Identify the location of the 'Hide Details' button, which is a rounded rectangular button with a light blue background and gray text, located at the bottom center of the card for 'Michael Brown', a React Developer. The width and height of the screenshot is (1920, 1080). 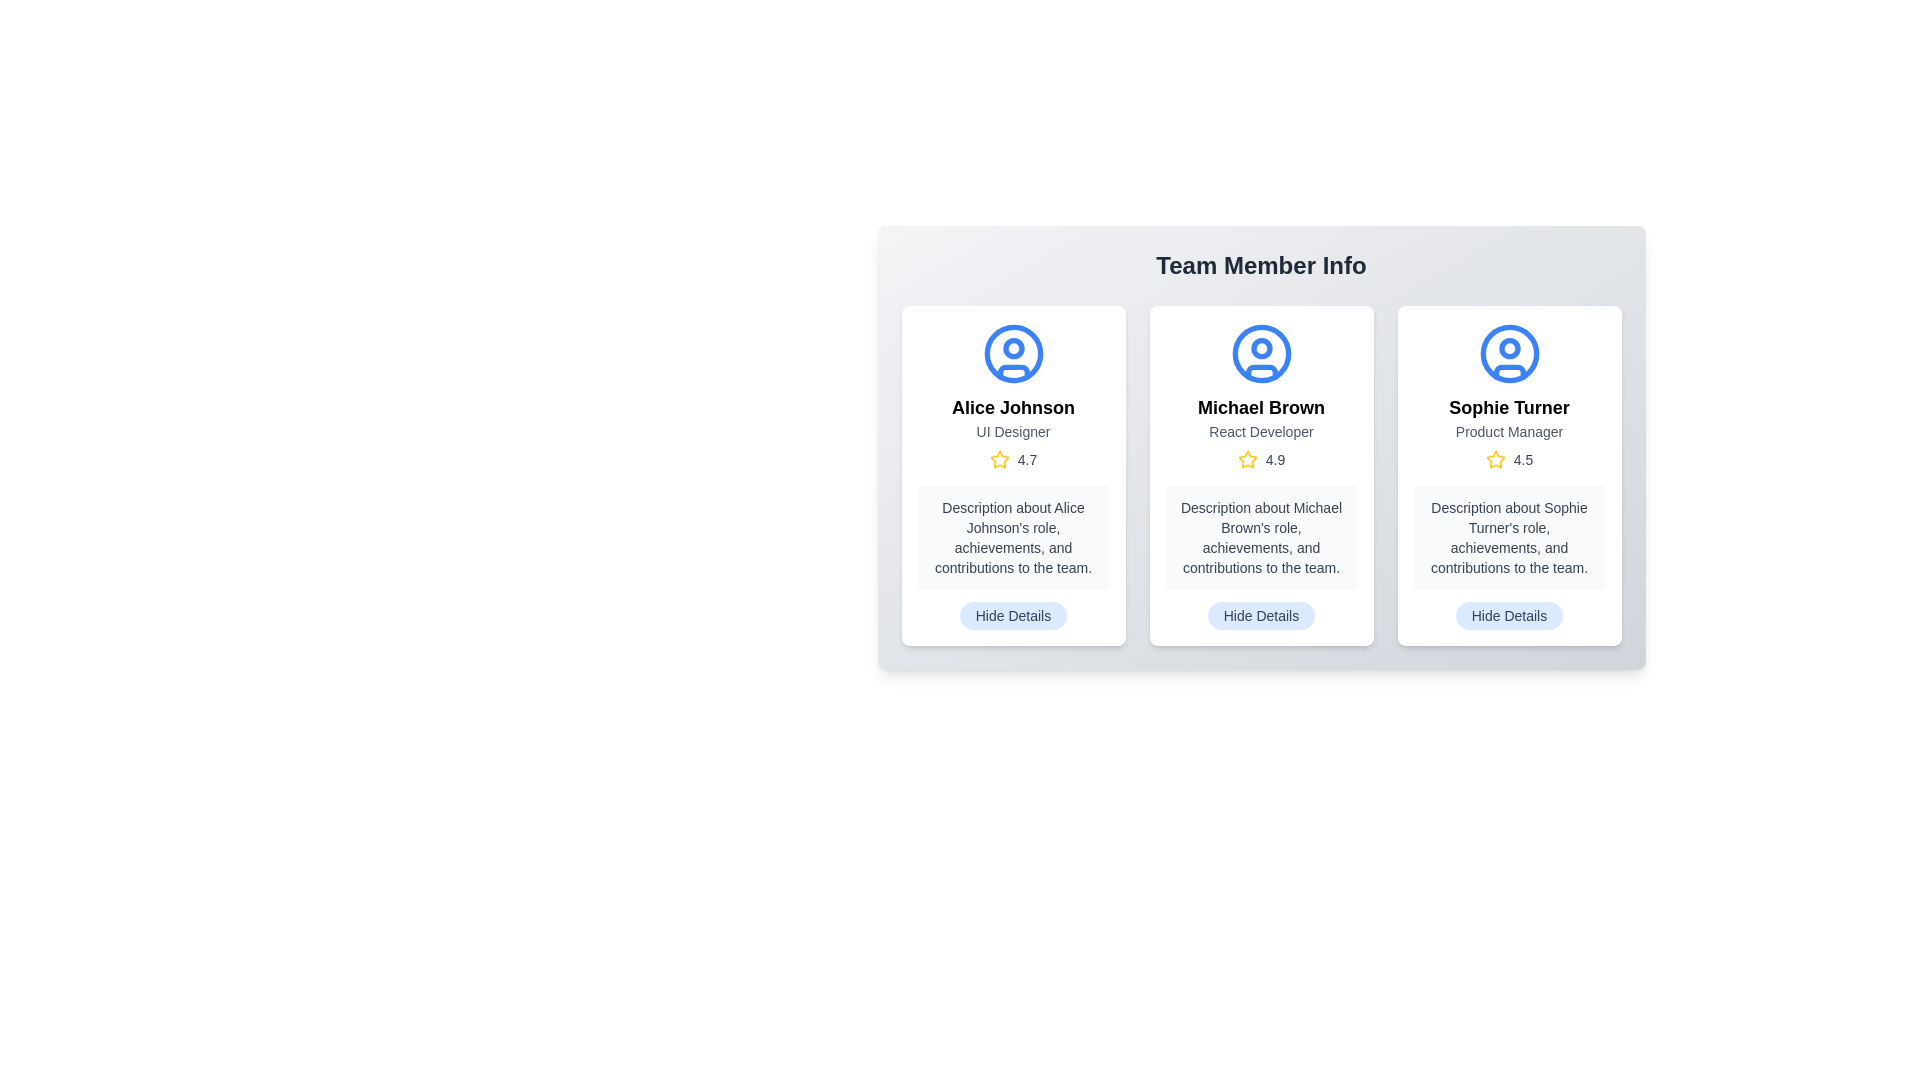
(1260, 615).